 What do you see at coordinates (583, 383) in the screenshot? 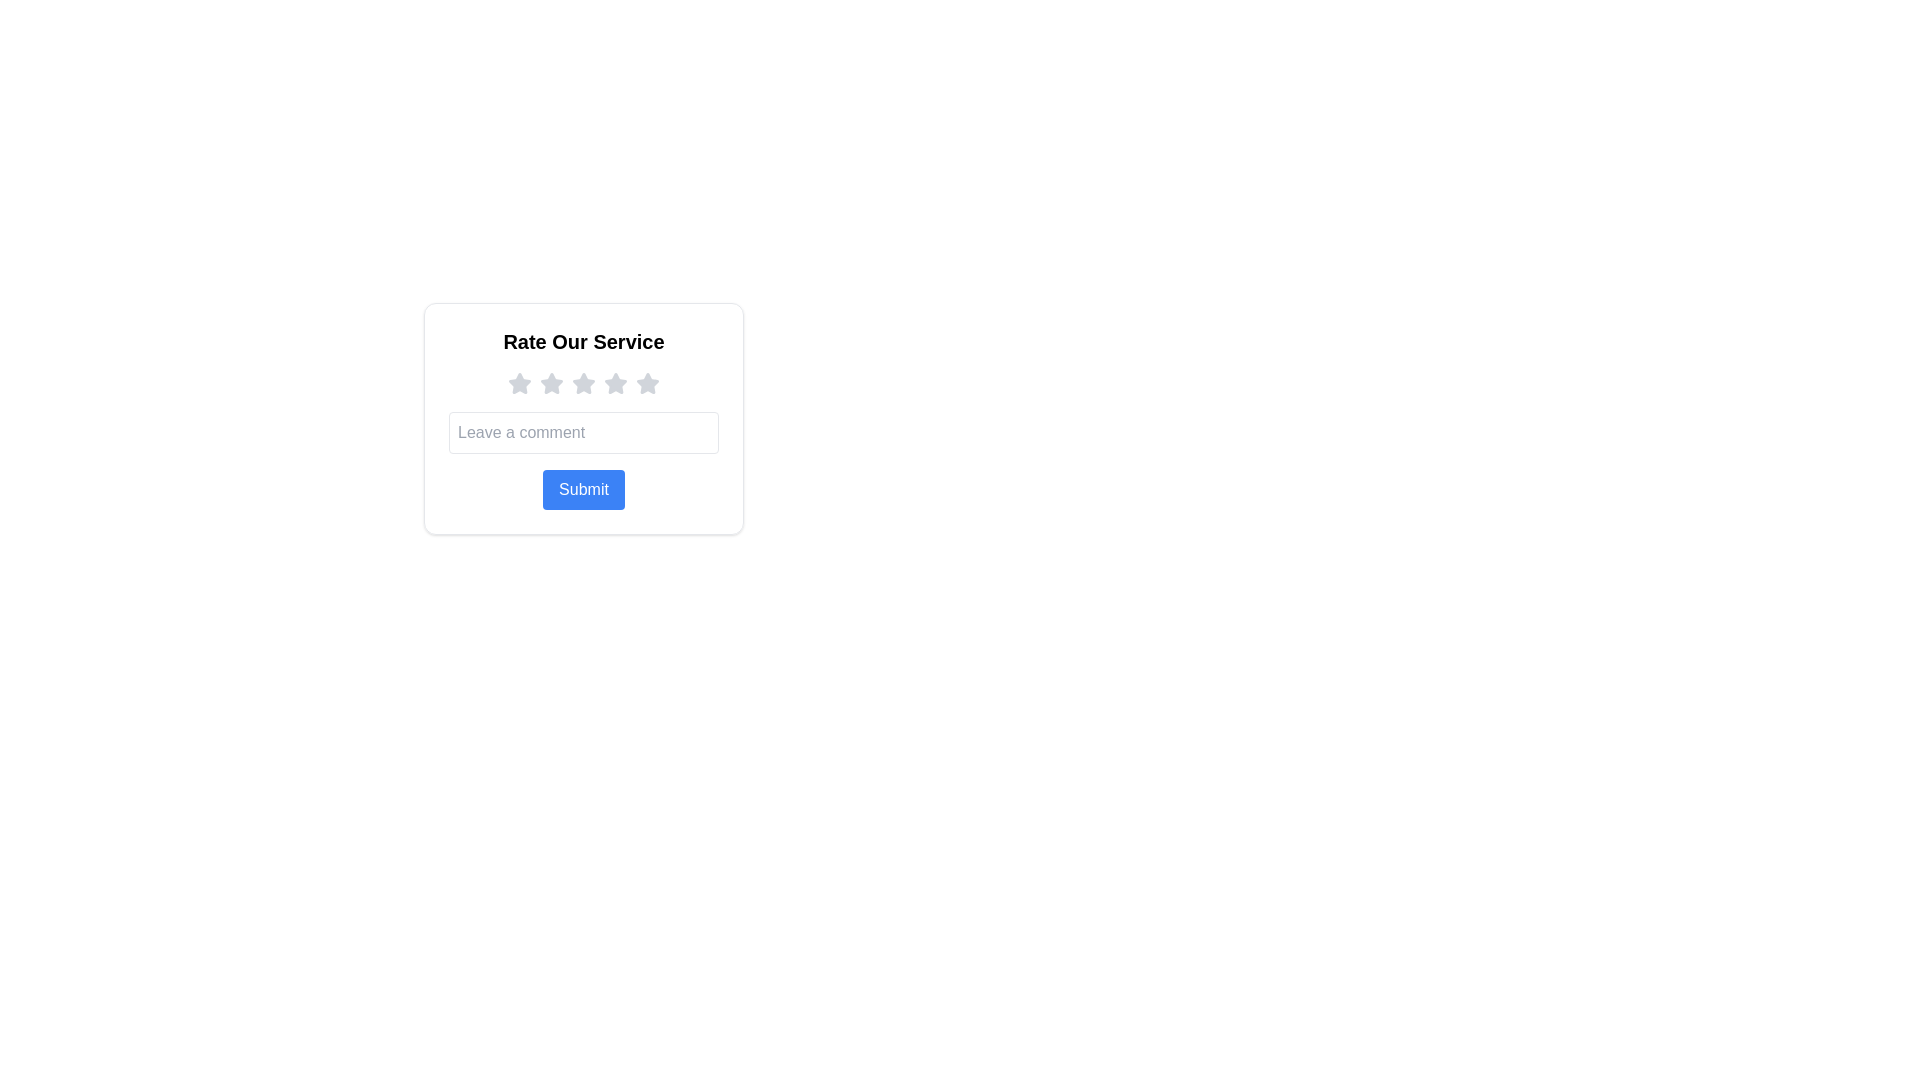
I see `the third star icon in the horizontal rating selection component` at bounding box center [583, 383].